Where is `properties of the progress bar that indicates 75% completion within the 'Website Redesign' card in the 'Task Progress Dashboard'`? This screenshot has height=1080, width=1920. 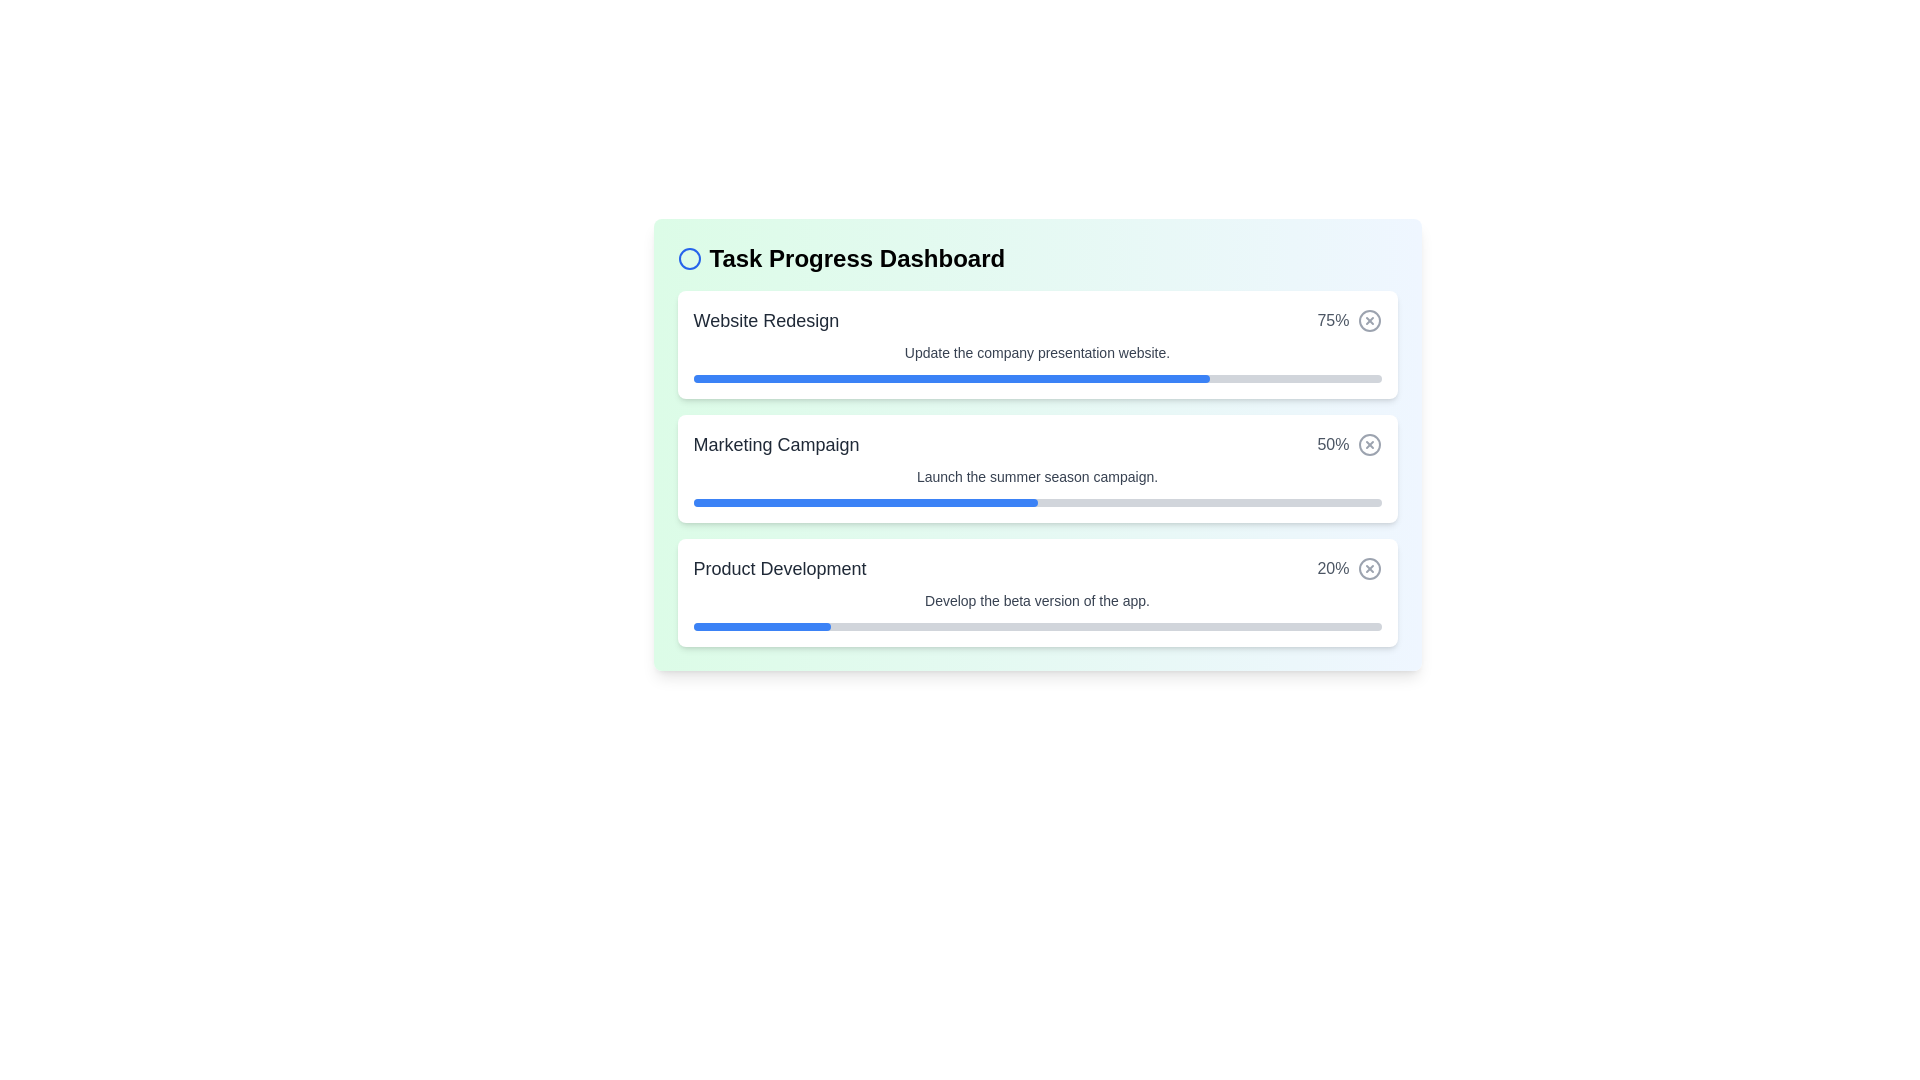 properties of the progress bar that indicates 75% completion within the 'Website Redesign' card in the 'Task Progress Dashboard' is located at coordinates (1037, 378).